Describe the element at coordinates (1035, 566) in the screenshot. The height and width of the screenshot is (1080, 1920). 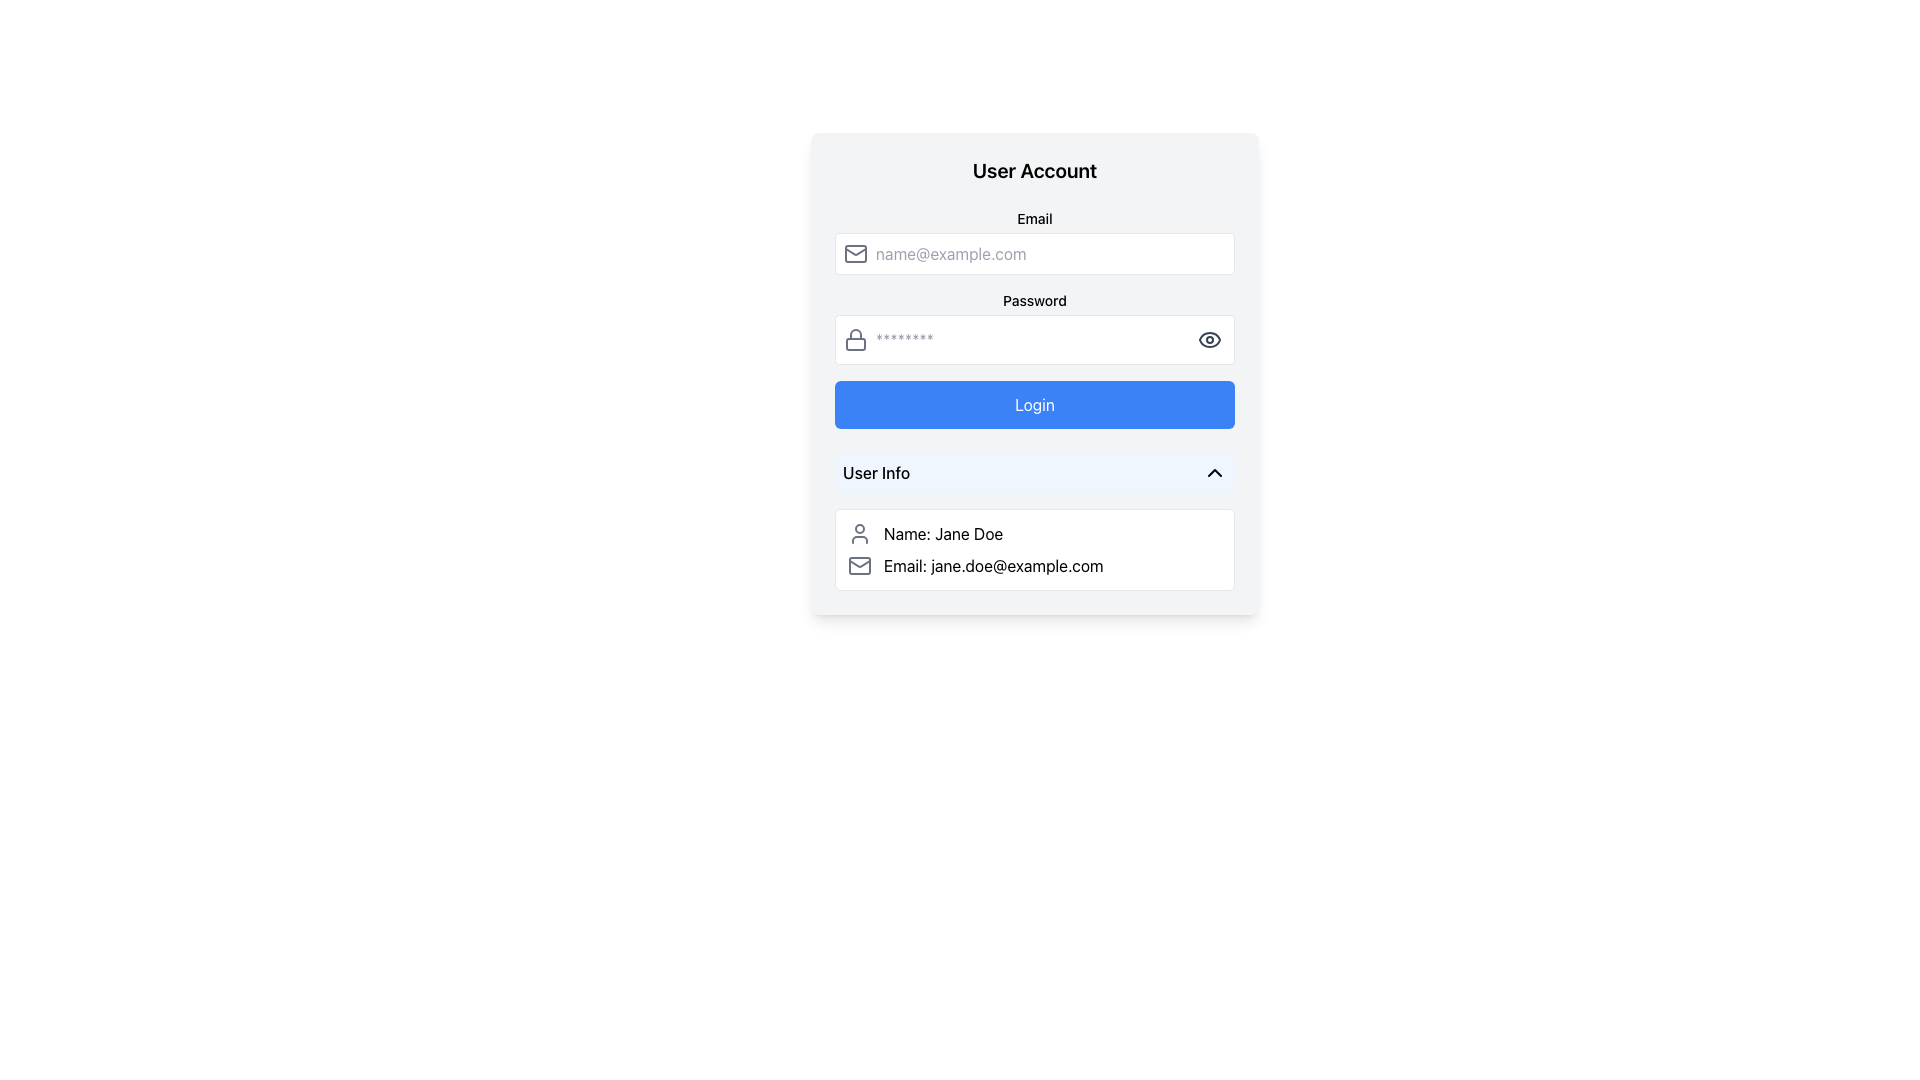
I see `the 'Email: jane.doe@example.com' text with envelope icon located in the 'User Info' section, underneath 'Name: Jane Doe'` at that location.